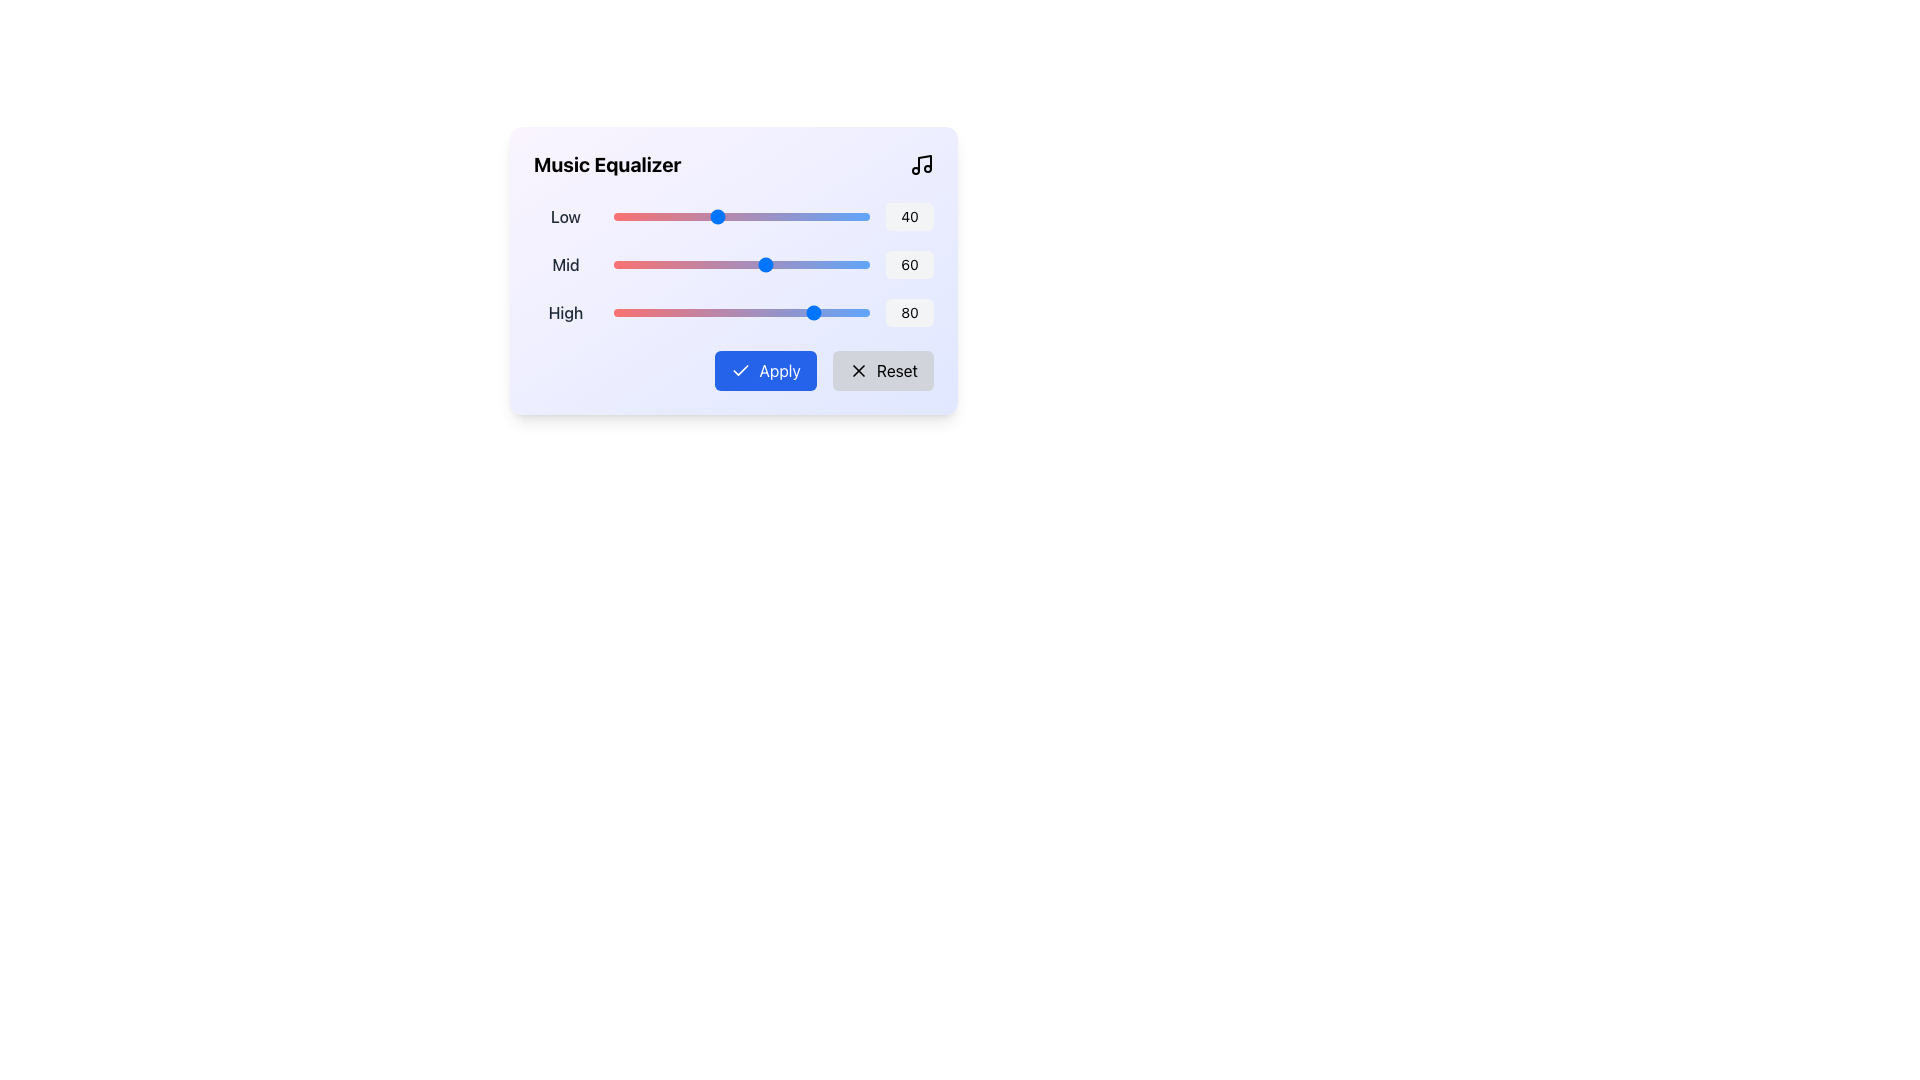 The height and width of the screenshot is (1080, 1920). What do you see at coordinates (839, 312) in the screenshot?
I see `the 'High' audio frequency` at bounding box center [839, 312].